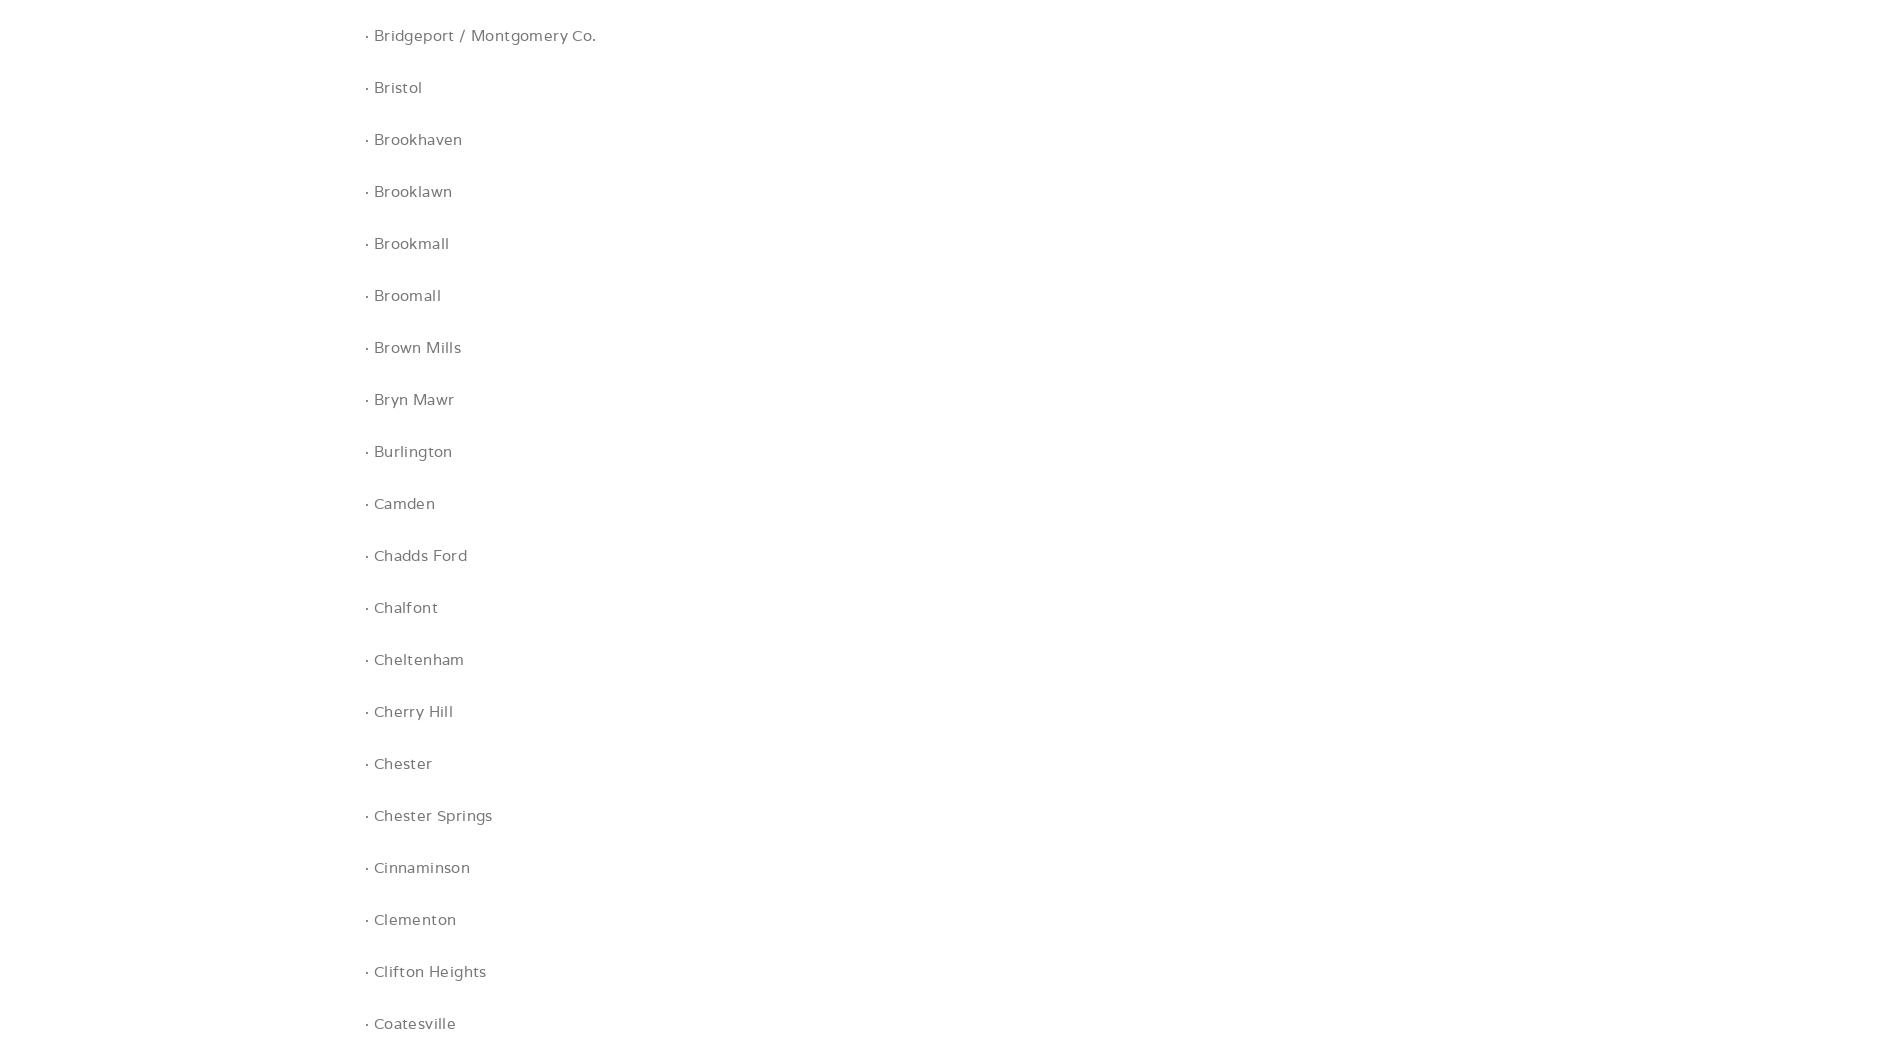 Image resolution: width=1900 pixels, height=1052 pixels. Describe the element at coordinates (409, 1022) in the screenshot. I see `'· Coatesville'` at that location.